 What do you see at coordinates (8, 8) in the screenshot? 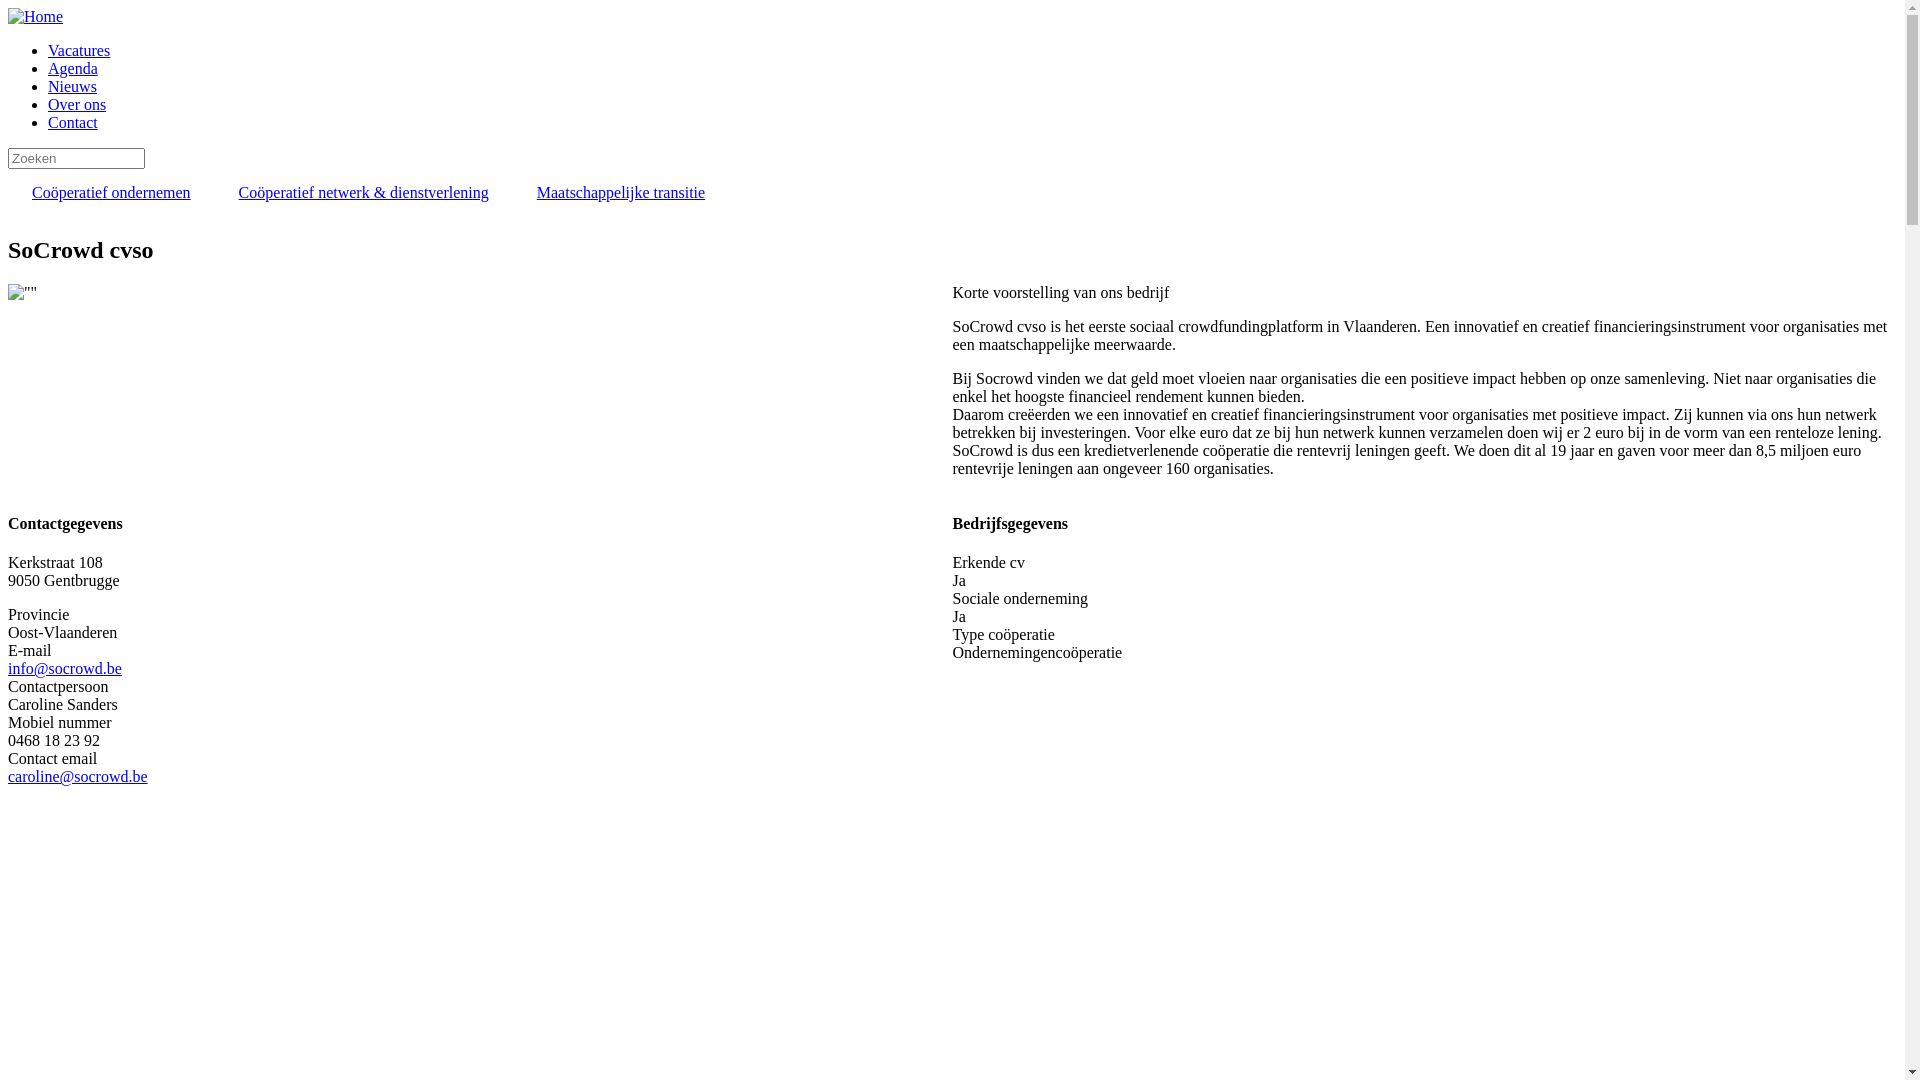
I see `'Overslaan en naar de inhoud gaan'` at bounding box center [8, 8].